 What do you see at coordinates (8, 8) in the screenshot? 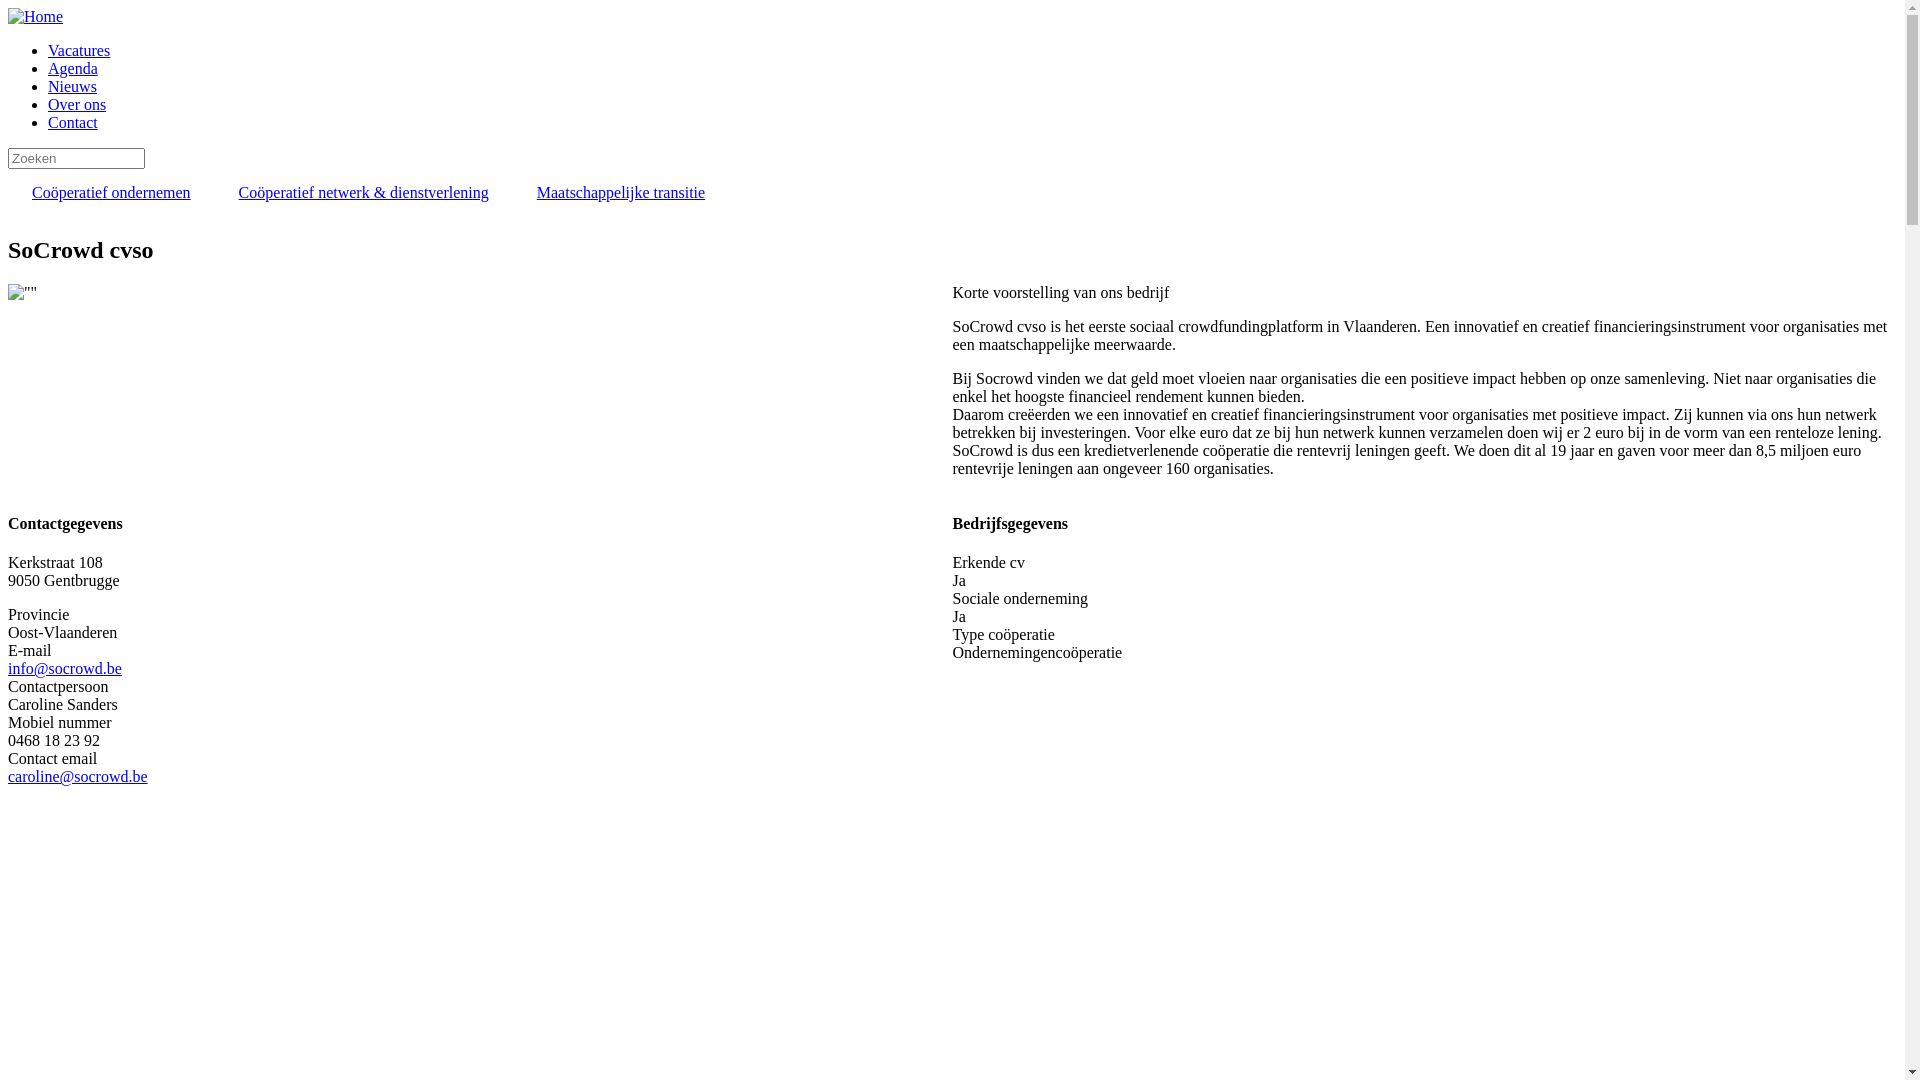
I see `'Overslaan en naar de inhoud gaan'` at bounding box center [8, 8].